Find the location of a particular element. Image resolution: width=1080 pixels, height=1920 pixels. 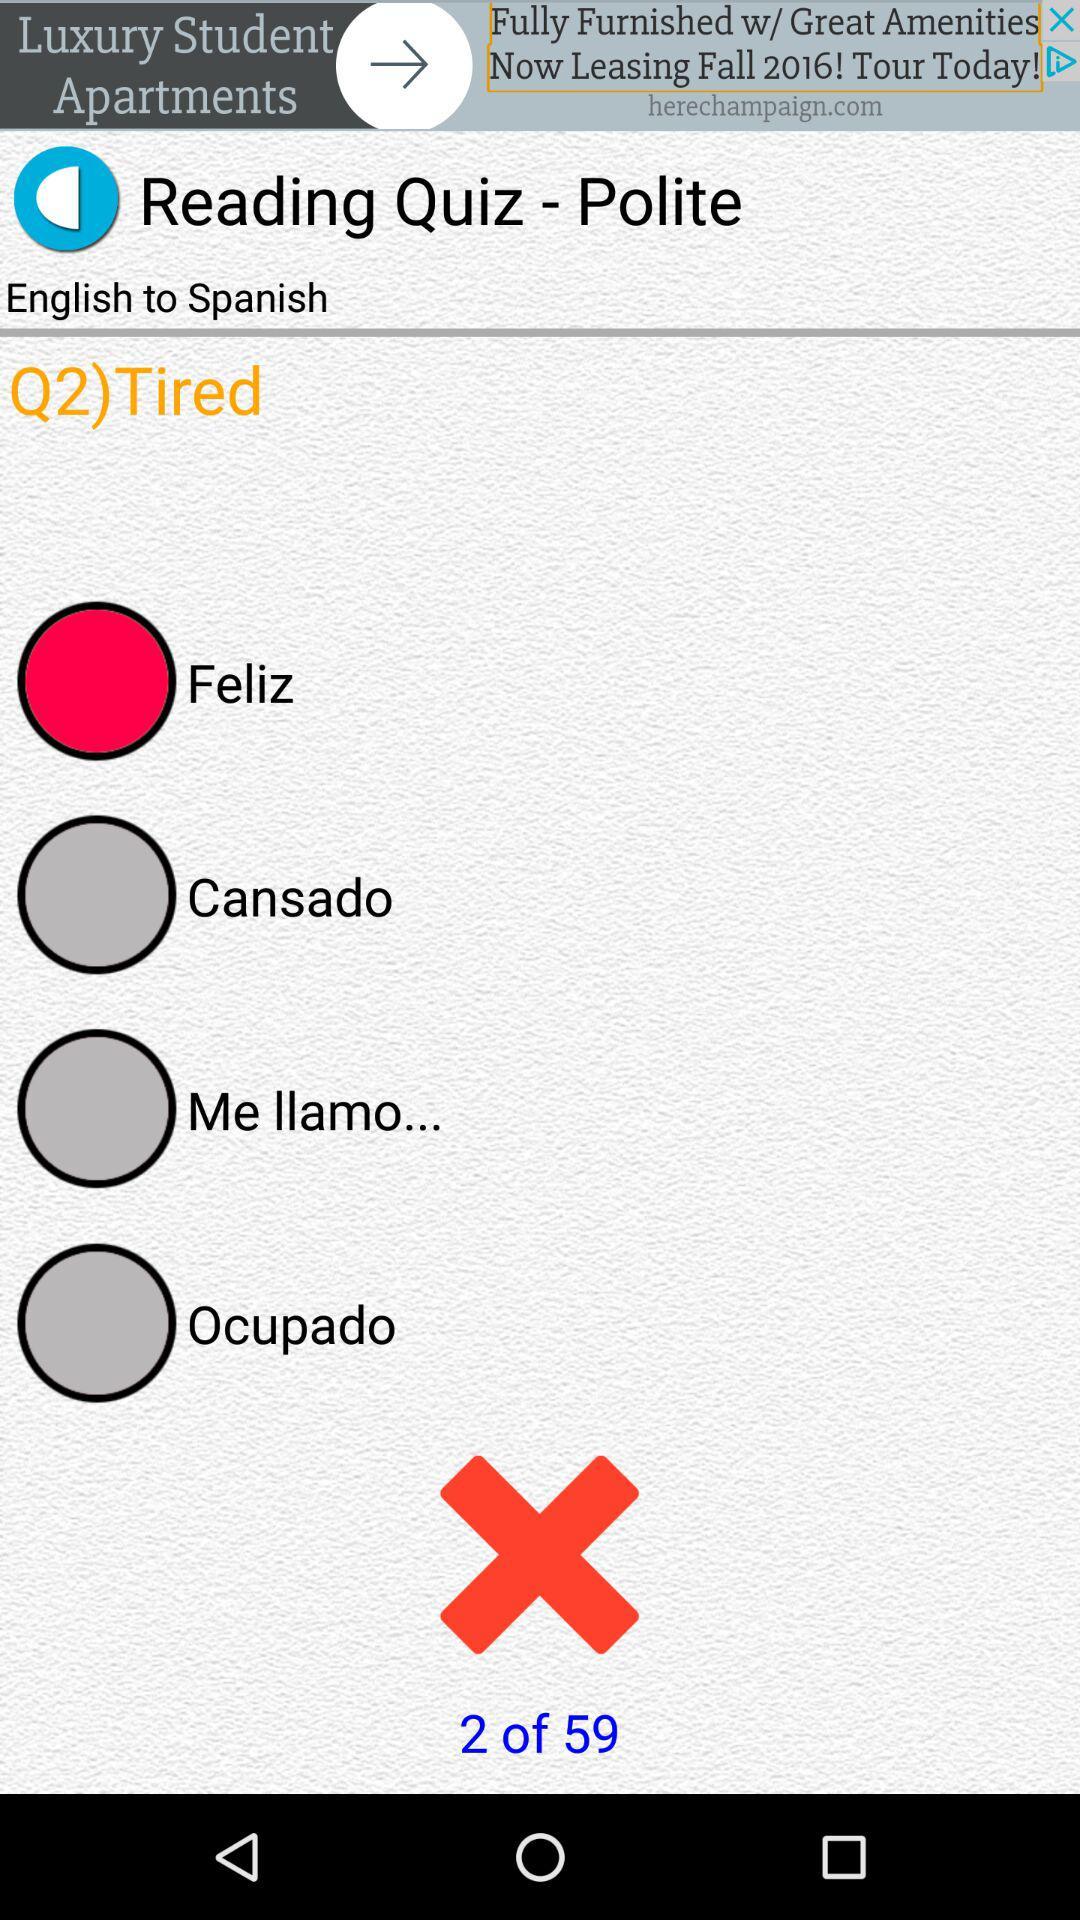

the avatar icon is located at coordinates (97, 957).